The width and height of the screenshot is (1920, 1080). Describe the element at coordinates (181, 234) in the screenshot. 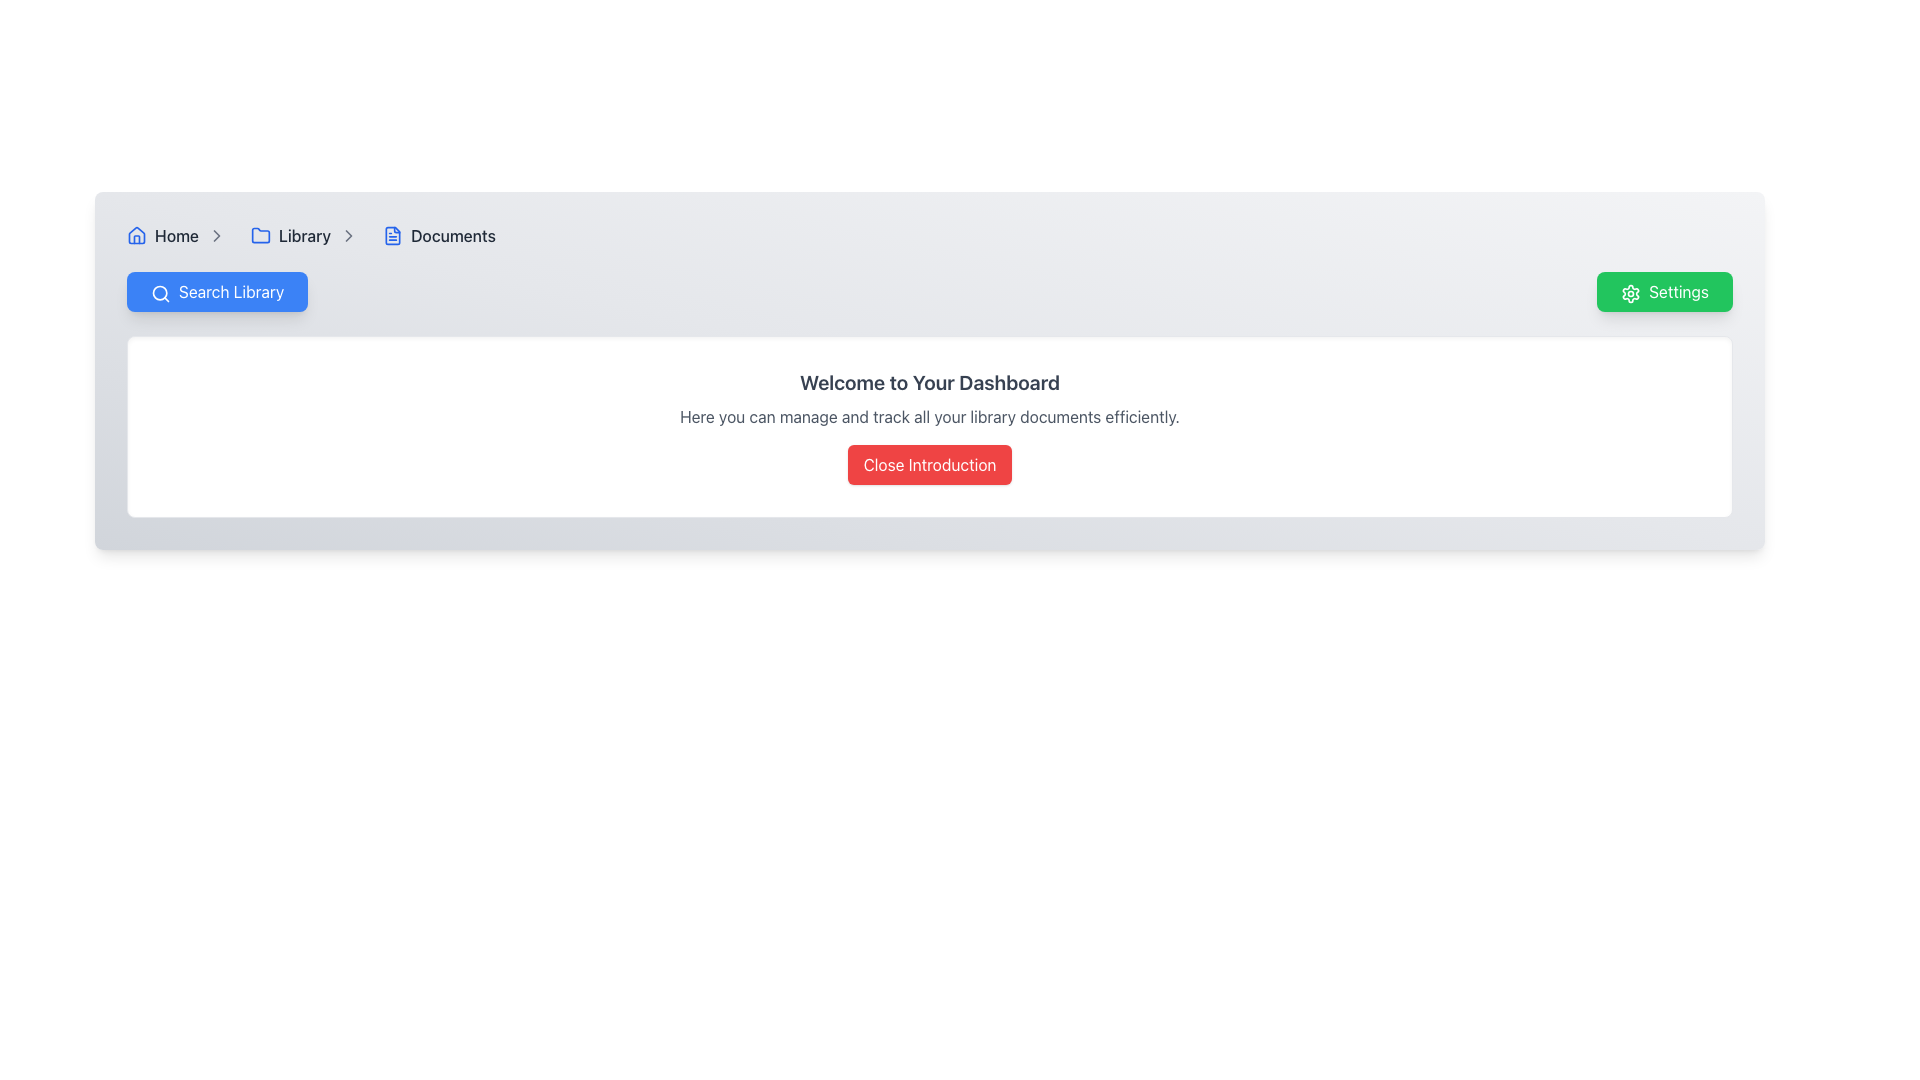

I see `the 'Home' breadcrumb navigation item, which is the first item in the breadcrumb navigation bar located at the top-left corner of the interface` at that location.